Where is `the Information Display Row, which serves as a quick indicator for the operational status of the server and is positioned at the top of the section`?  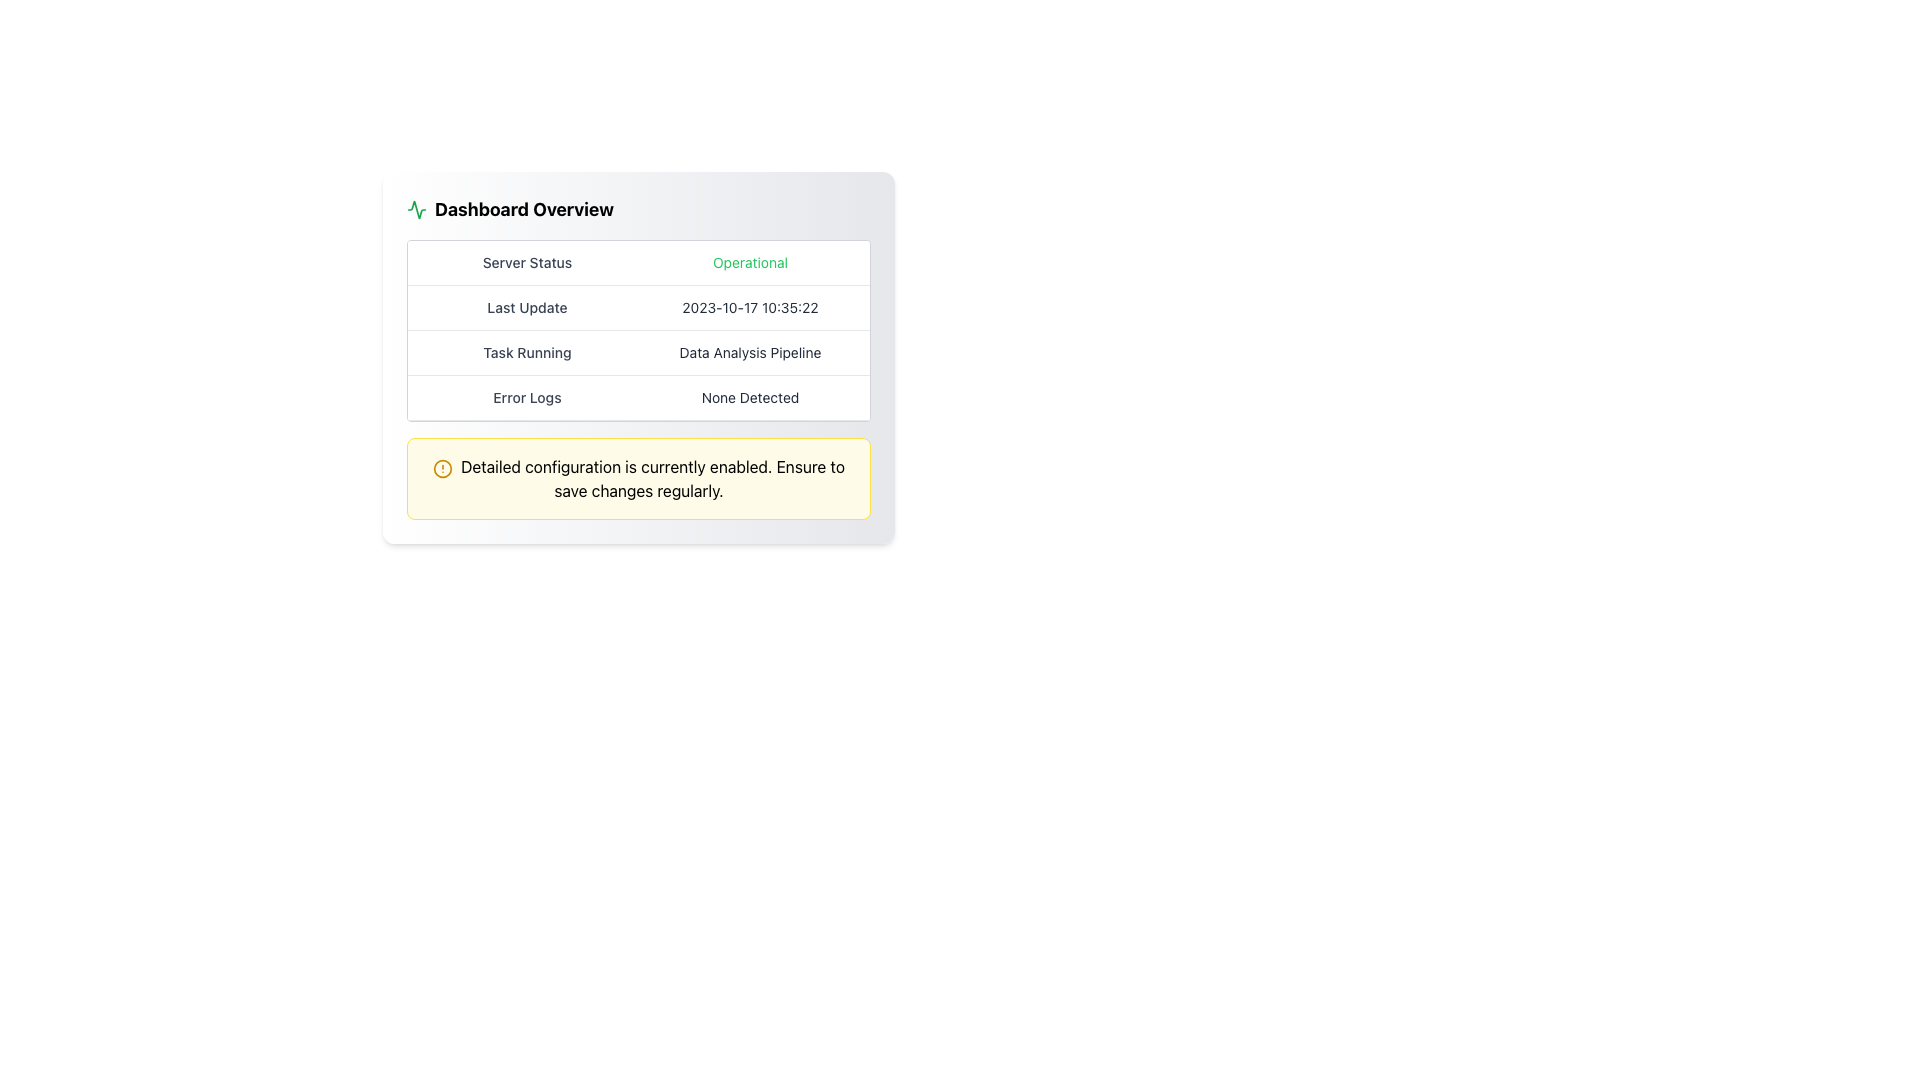 the Information Display Row, which serves as a quick indicator for the operational status of the server and is positioned at the top of the section is located at coordinates (637, 261).